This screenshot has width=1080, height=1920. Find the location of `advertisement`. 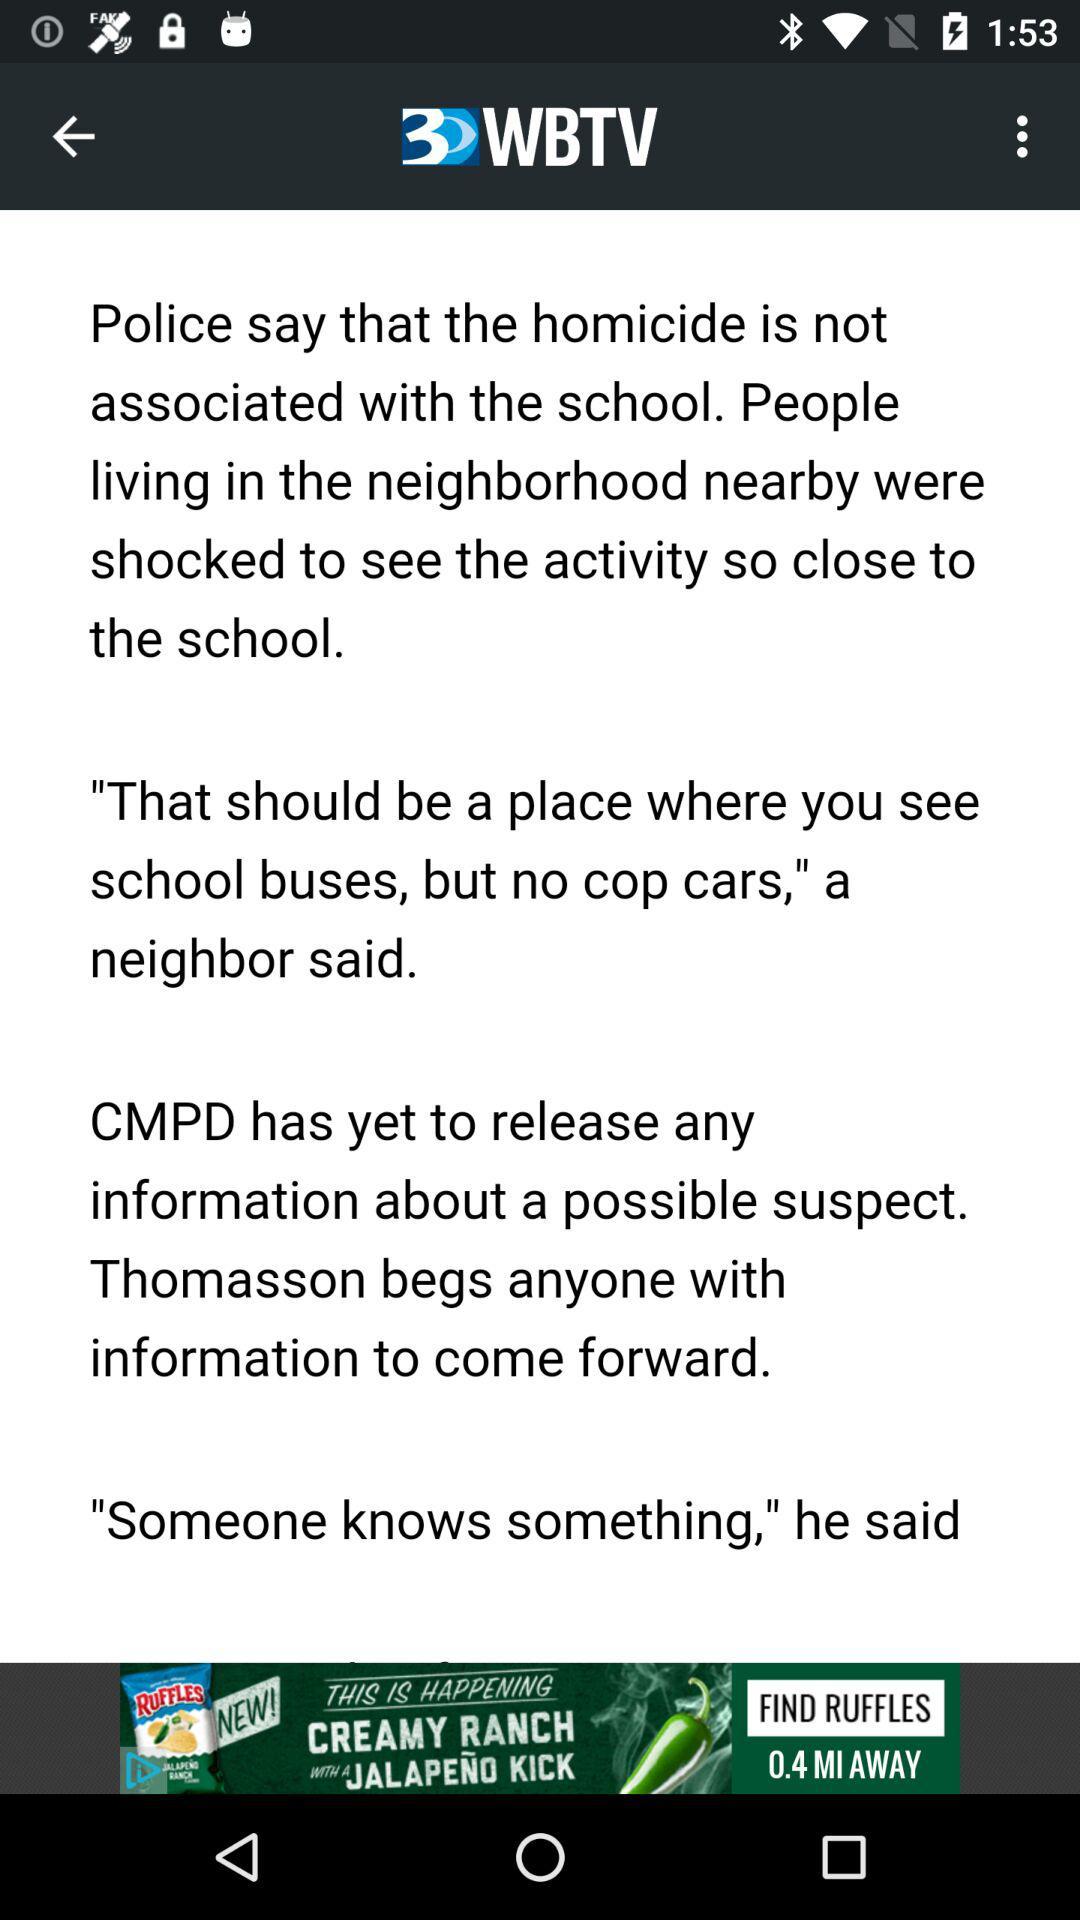

advertisement is located at coordinates (540, 1727).